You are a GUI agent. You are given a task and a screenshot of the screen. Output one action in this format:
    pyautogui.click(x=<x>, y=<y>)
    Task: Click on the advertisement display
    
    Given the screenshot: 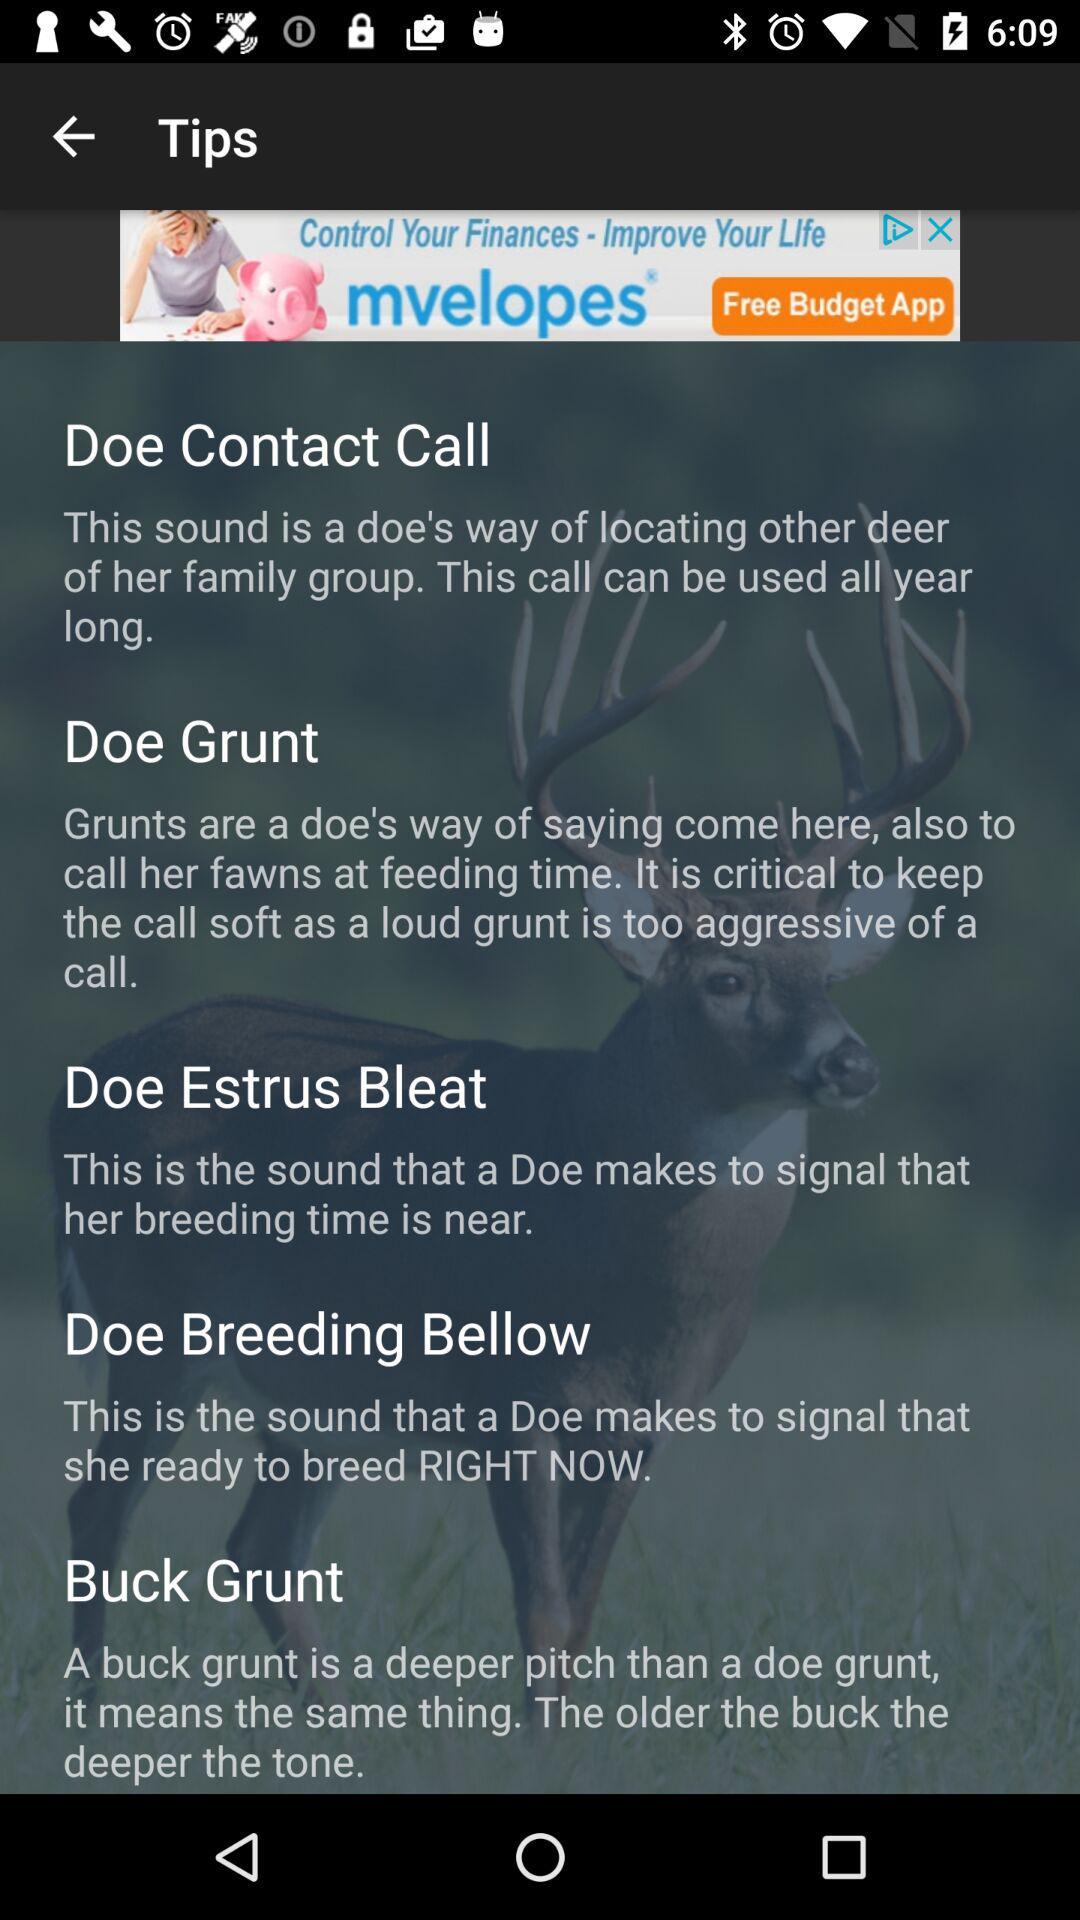 What is the action you would take?
    pyautogui.click(x=540, y=274)
    